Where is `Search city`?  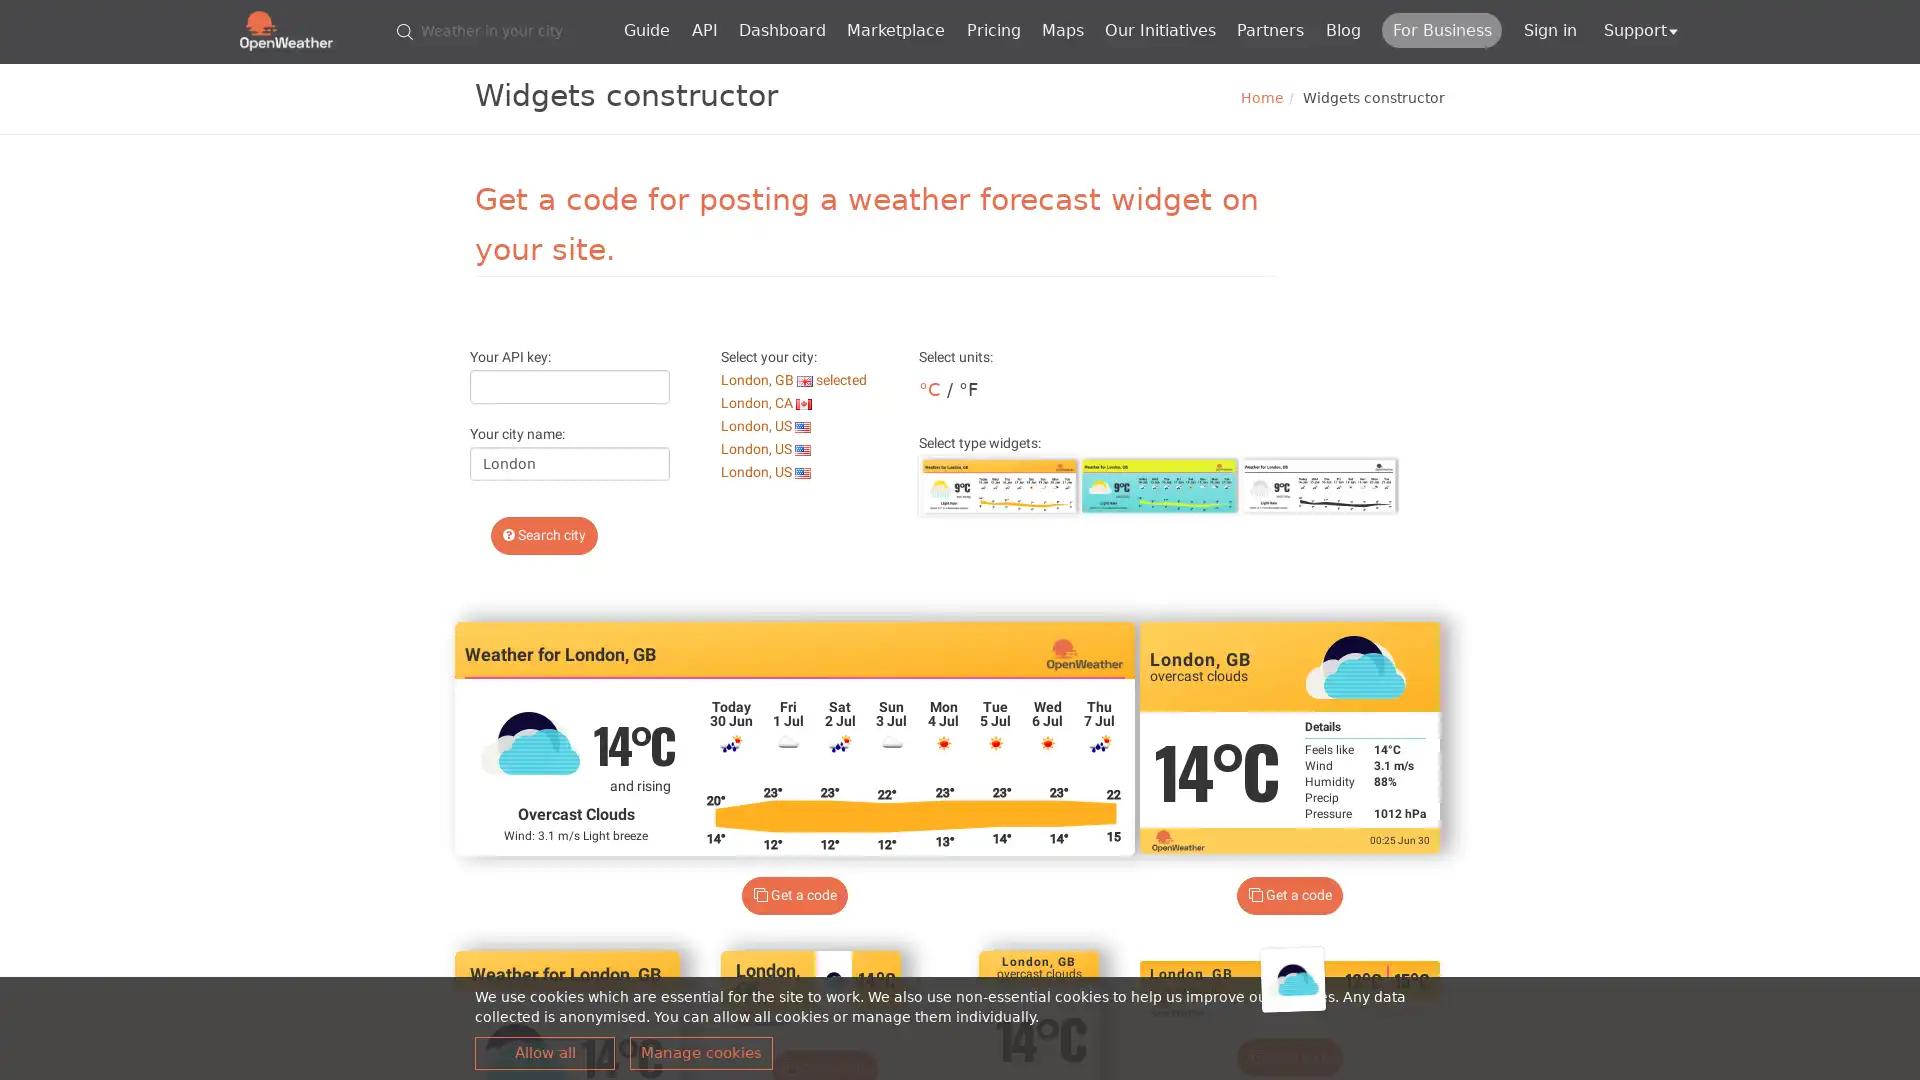 Search city is located at coordinates (543, 535).